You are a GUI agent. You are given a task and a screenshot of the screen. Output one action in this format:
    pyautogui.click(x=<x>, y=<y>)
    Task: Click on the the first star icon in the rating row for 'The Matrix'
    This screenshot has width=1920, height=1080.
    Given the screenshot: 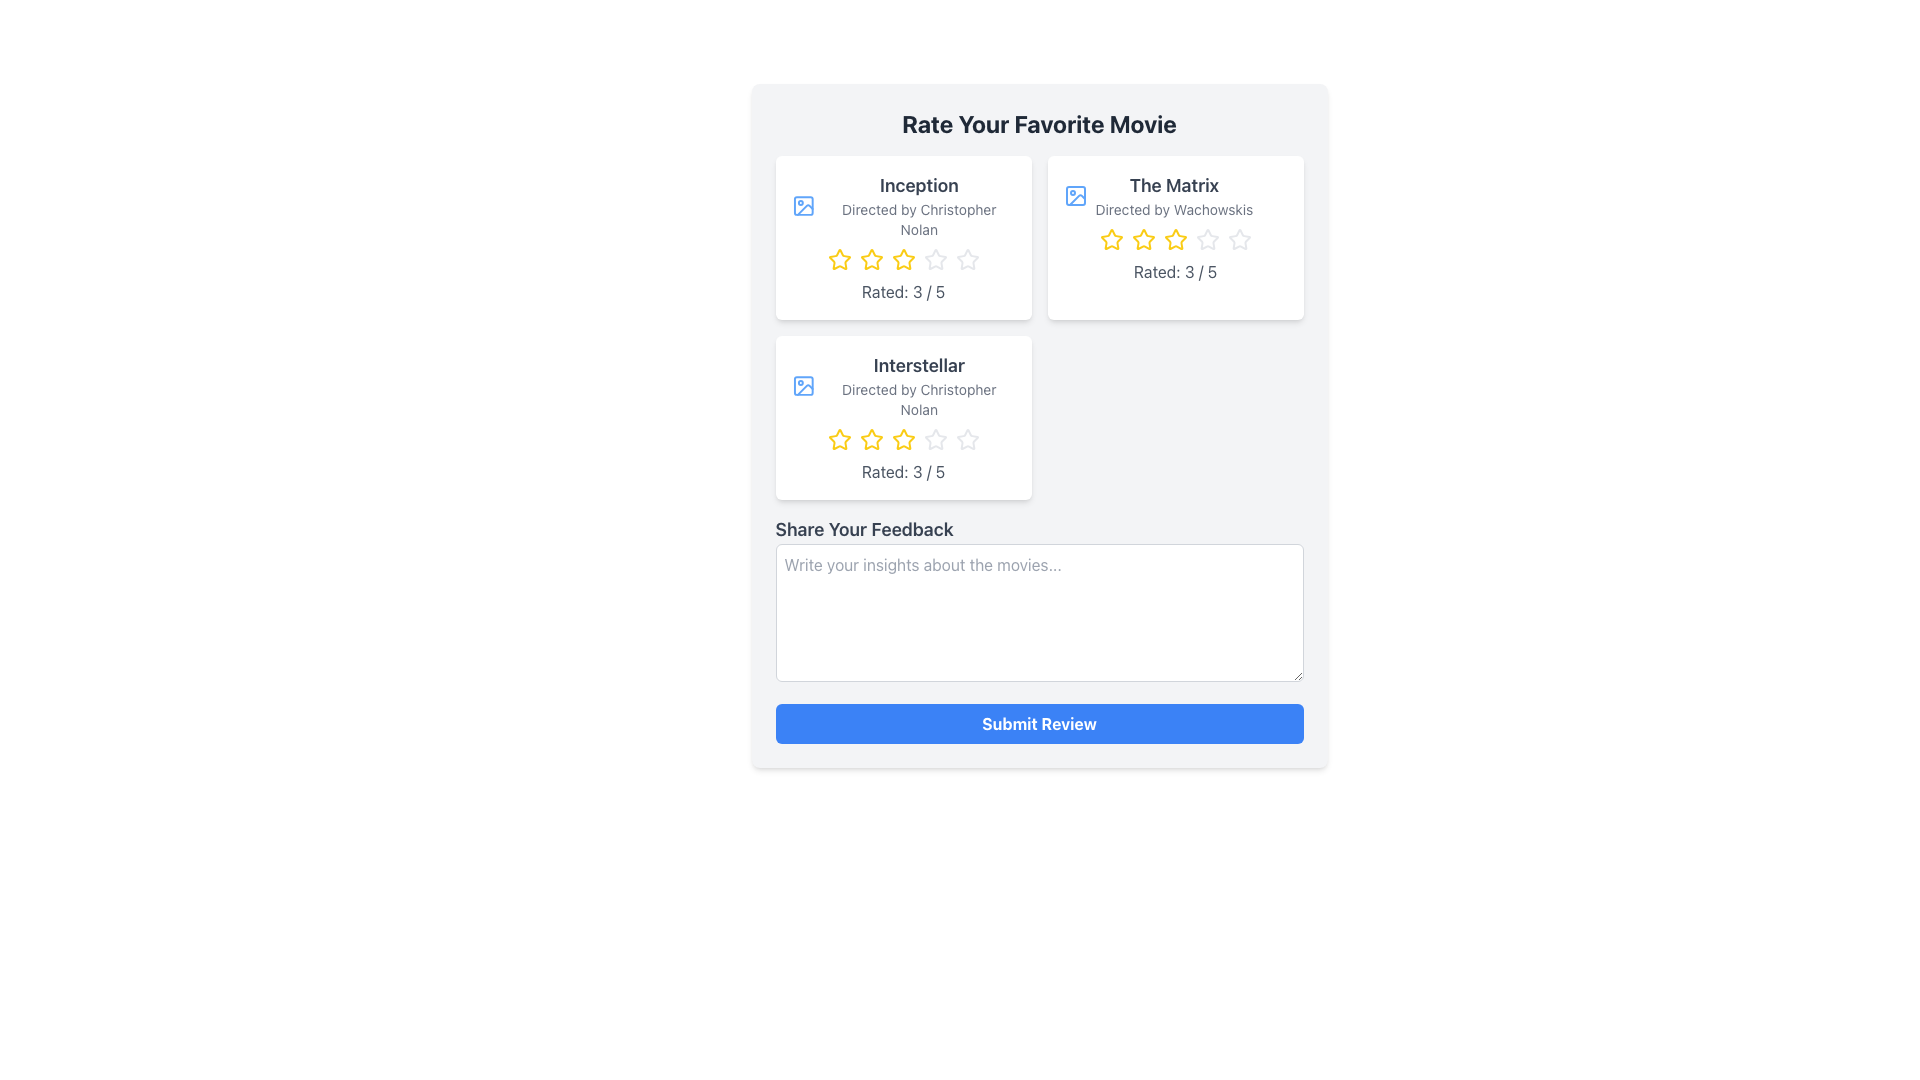 What is the action you would take?
    pyautogui.click(x=1110, y=238)
    